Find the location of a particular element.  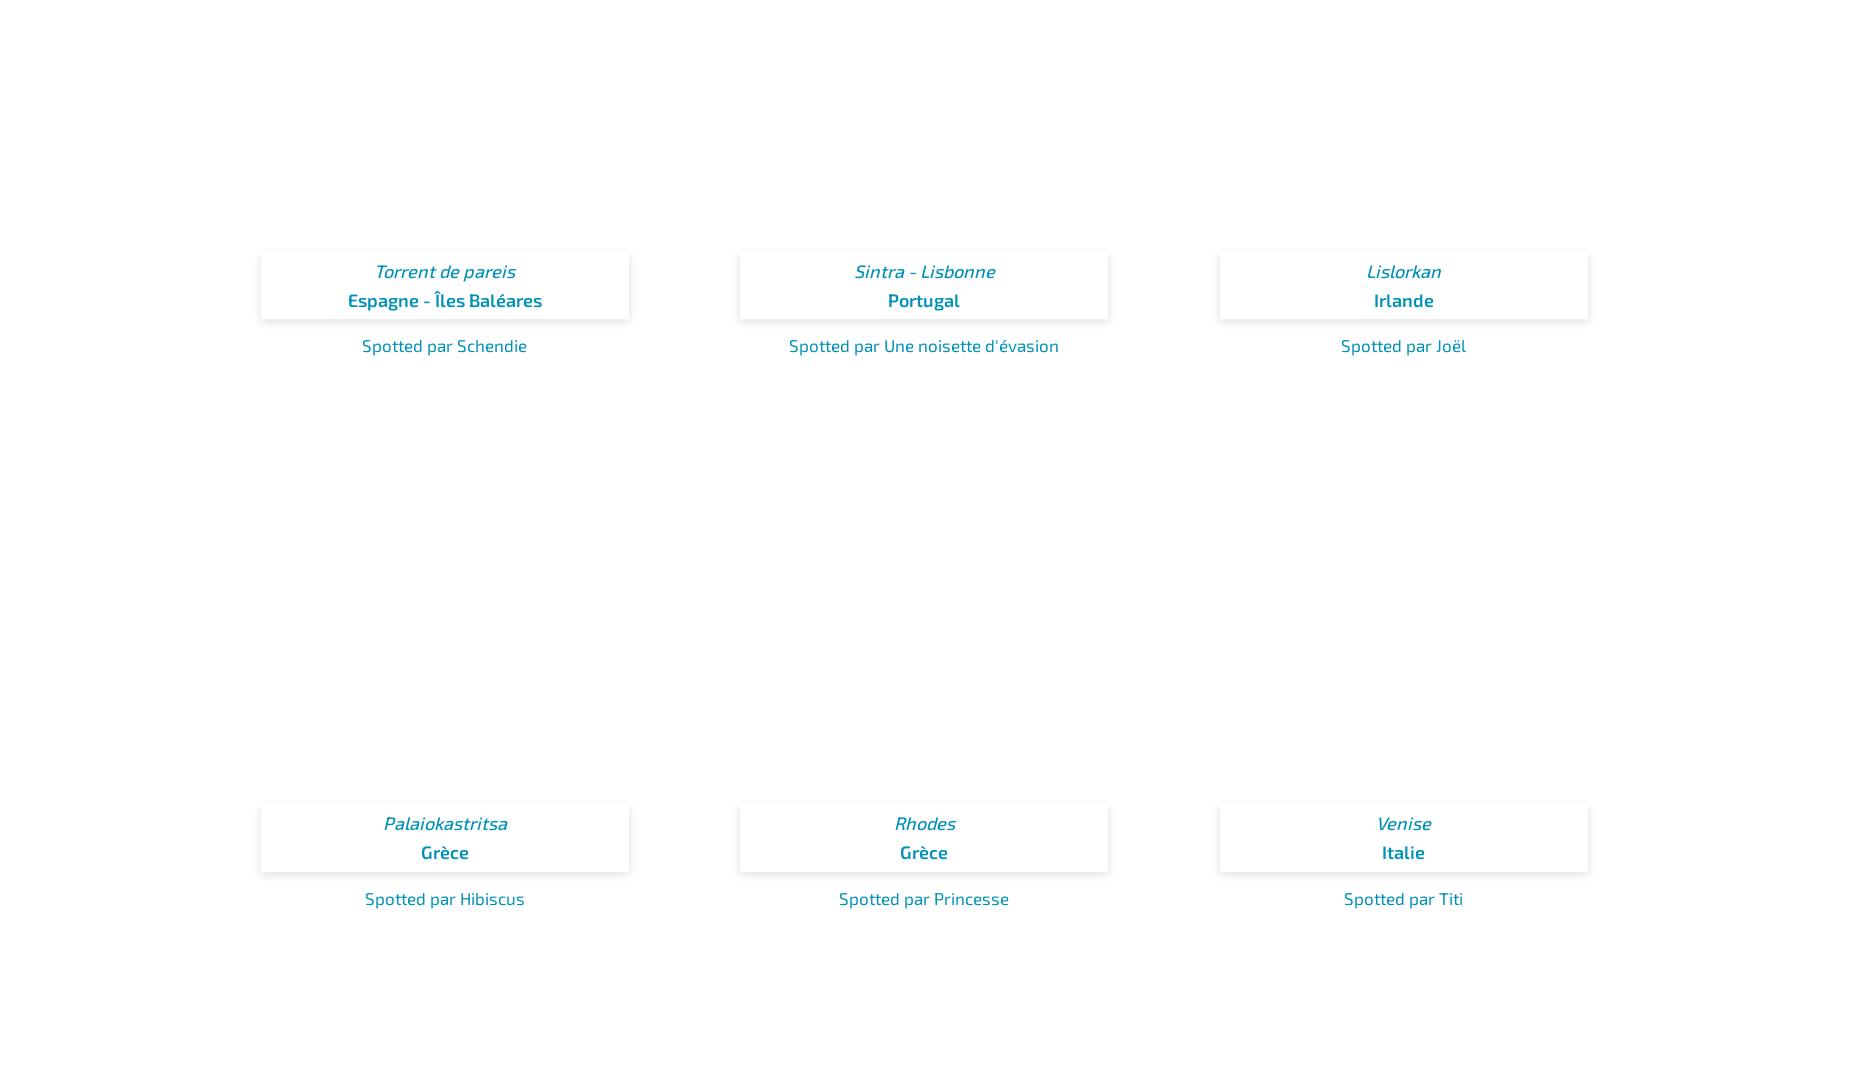

'Spotted par Princesse' is located at coordinates (924, 896).